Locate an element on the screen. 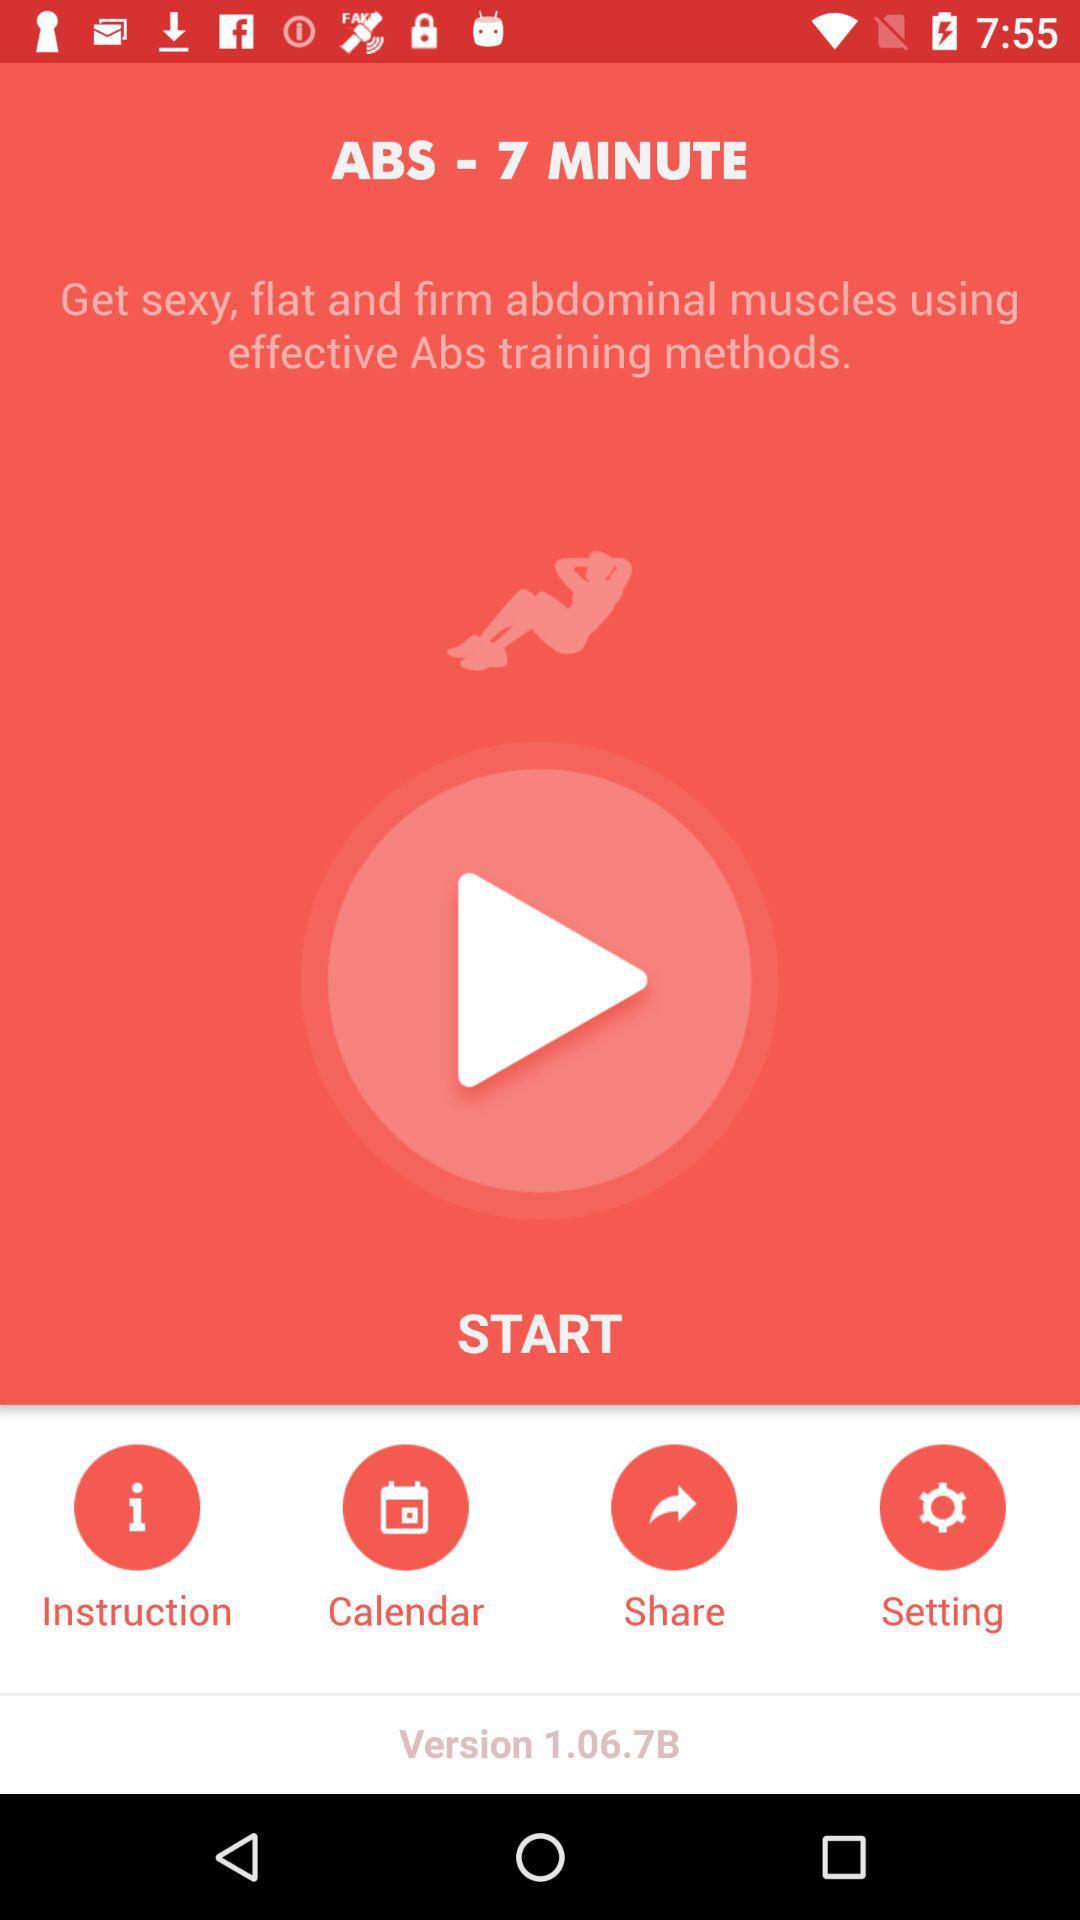  play is located at coordinates (538, 980).